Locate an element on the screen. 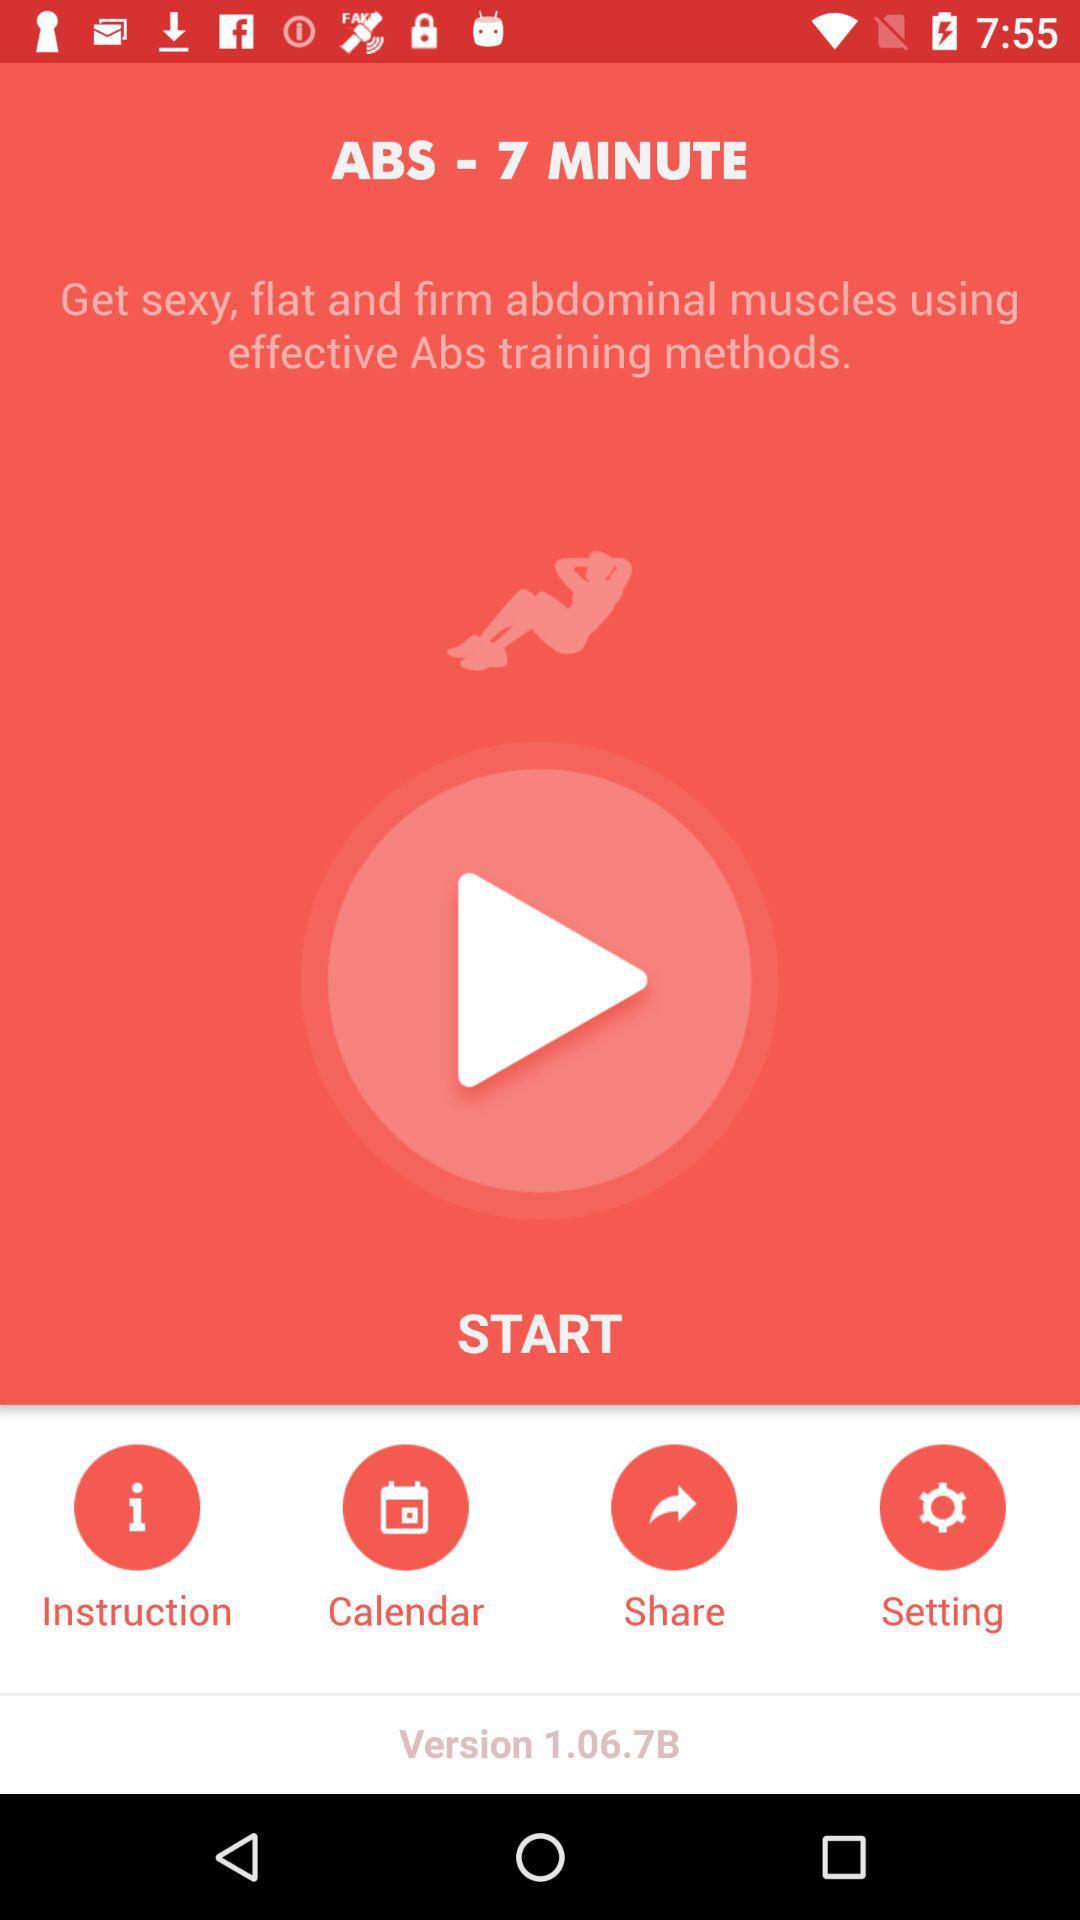  play is located at coordinates (538, 980).